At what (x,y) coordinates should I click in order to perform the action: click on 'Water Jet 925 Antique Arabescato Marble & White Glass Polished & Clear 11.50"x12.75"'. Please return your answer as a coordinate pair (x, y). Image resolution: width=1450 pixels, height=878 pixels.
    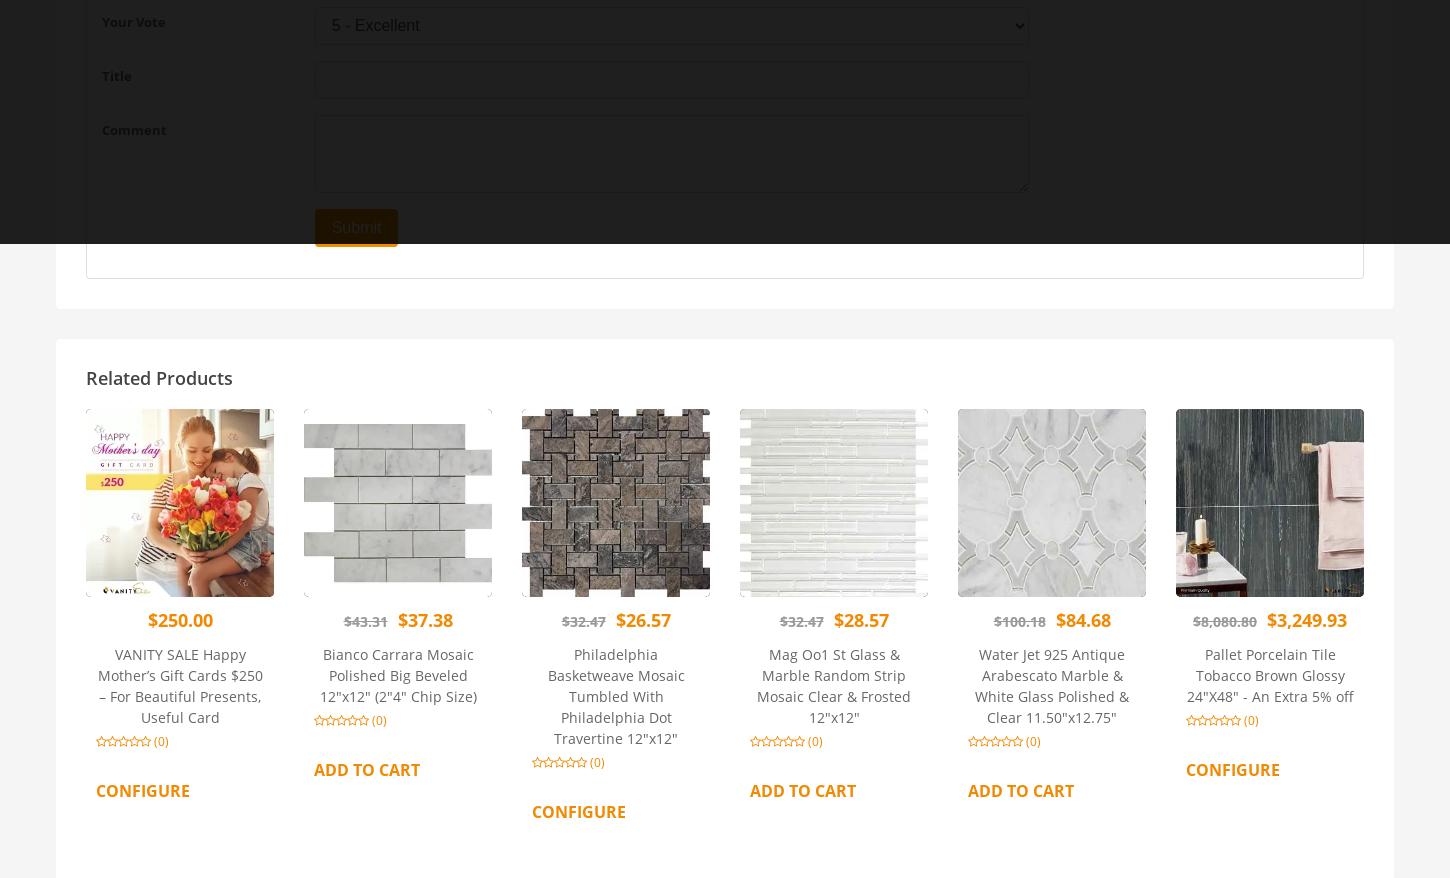
    Looking at the image, I should click on (1051, 685).